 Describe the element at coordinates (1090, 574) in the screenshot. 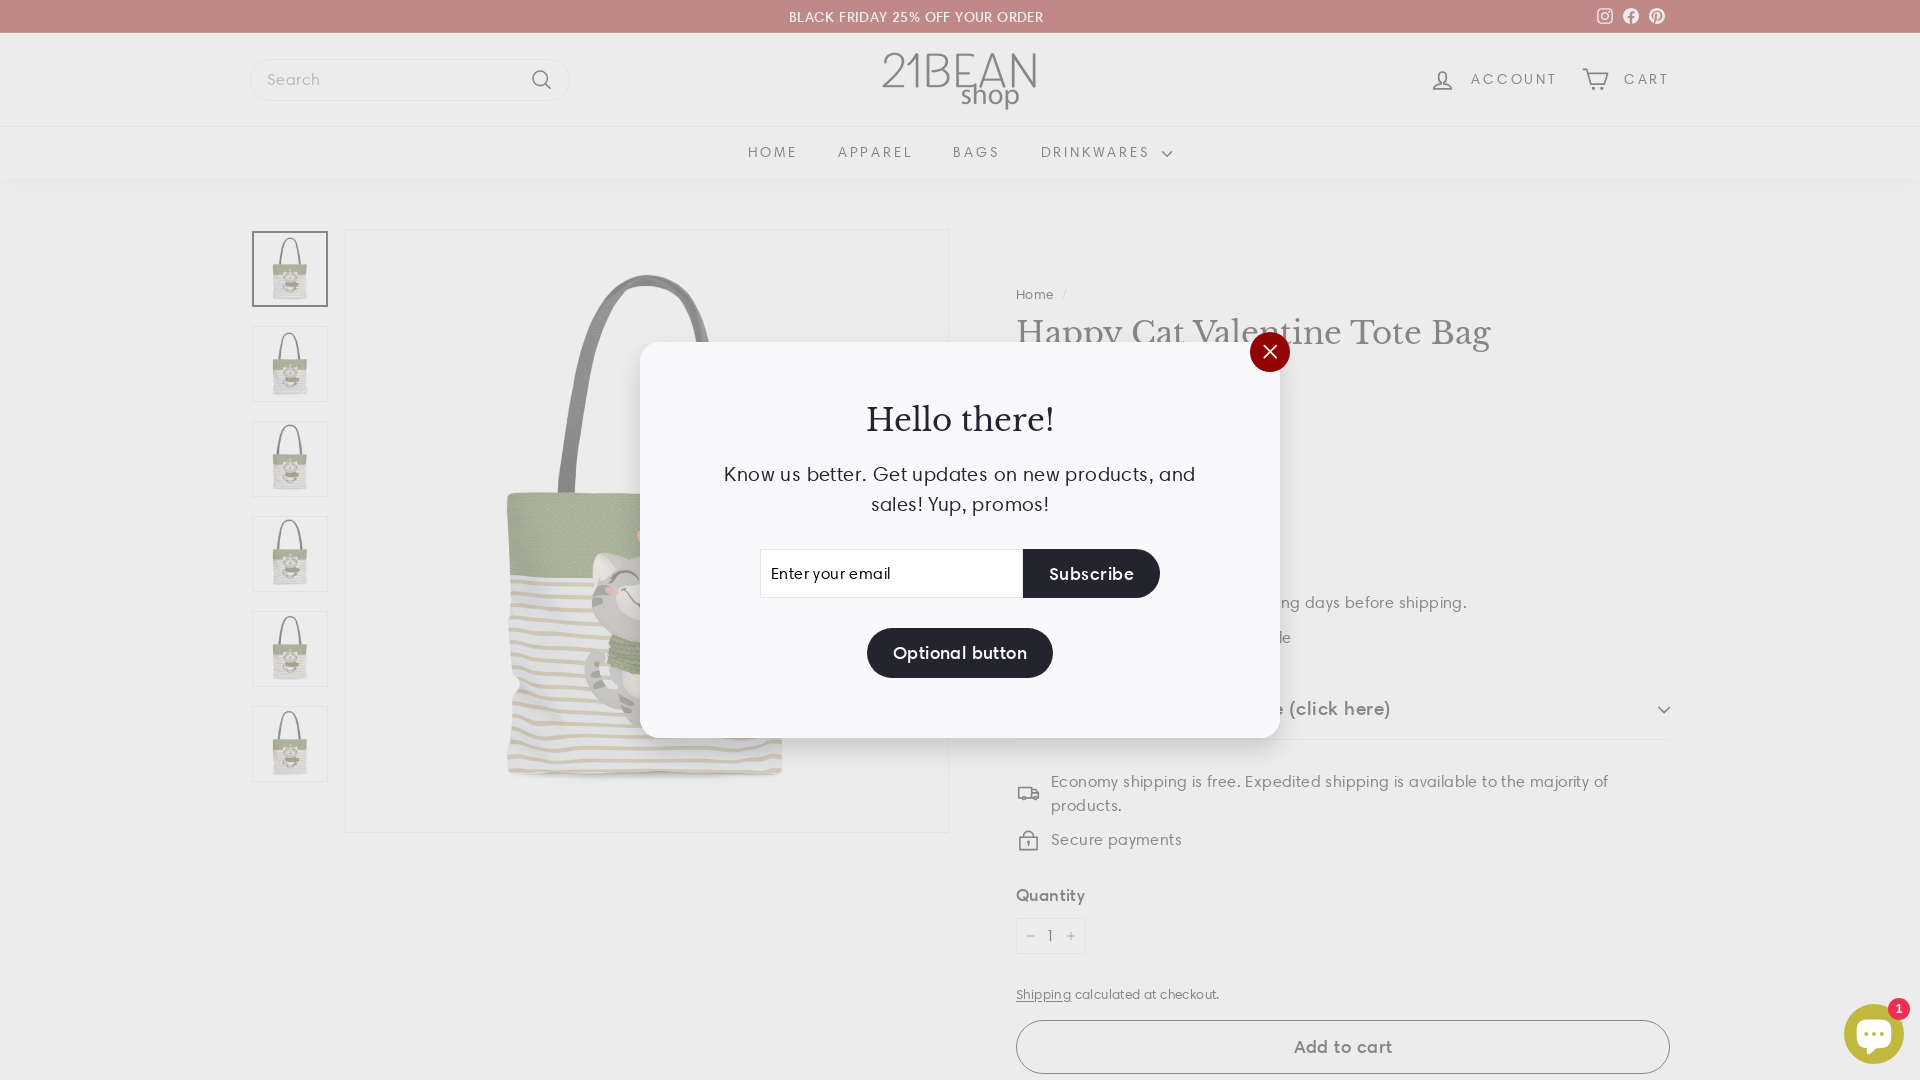

I see `'Subscribe'` at that location.